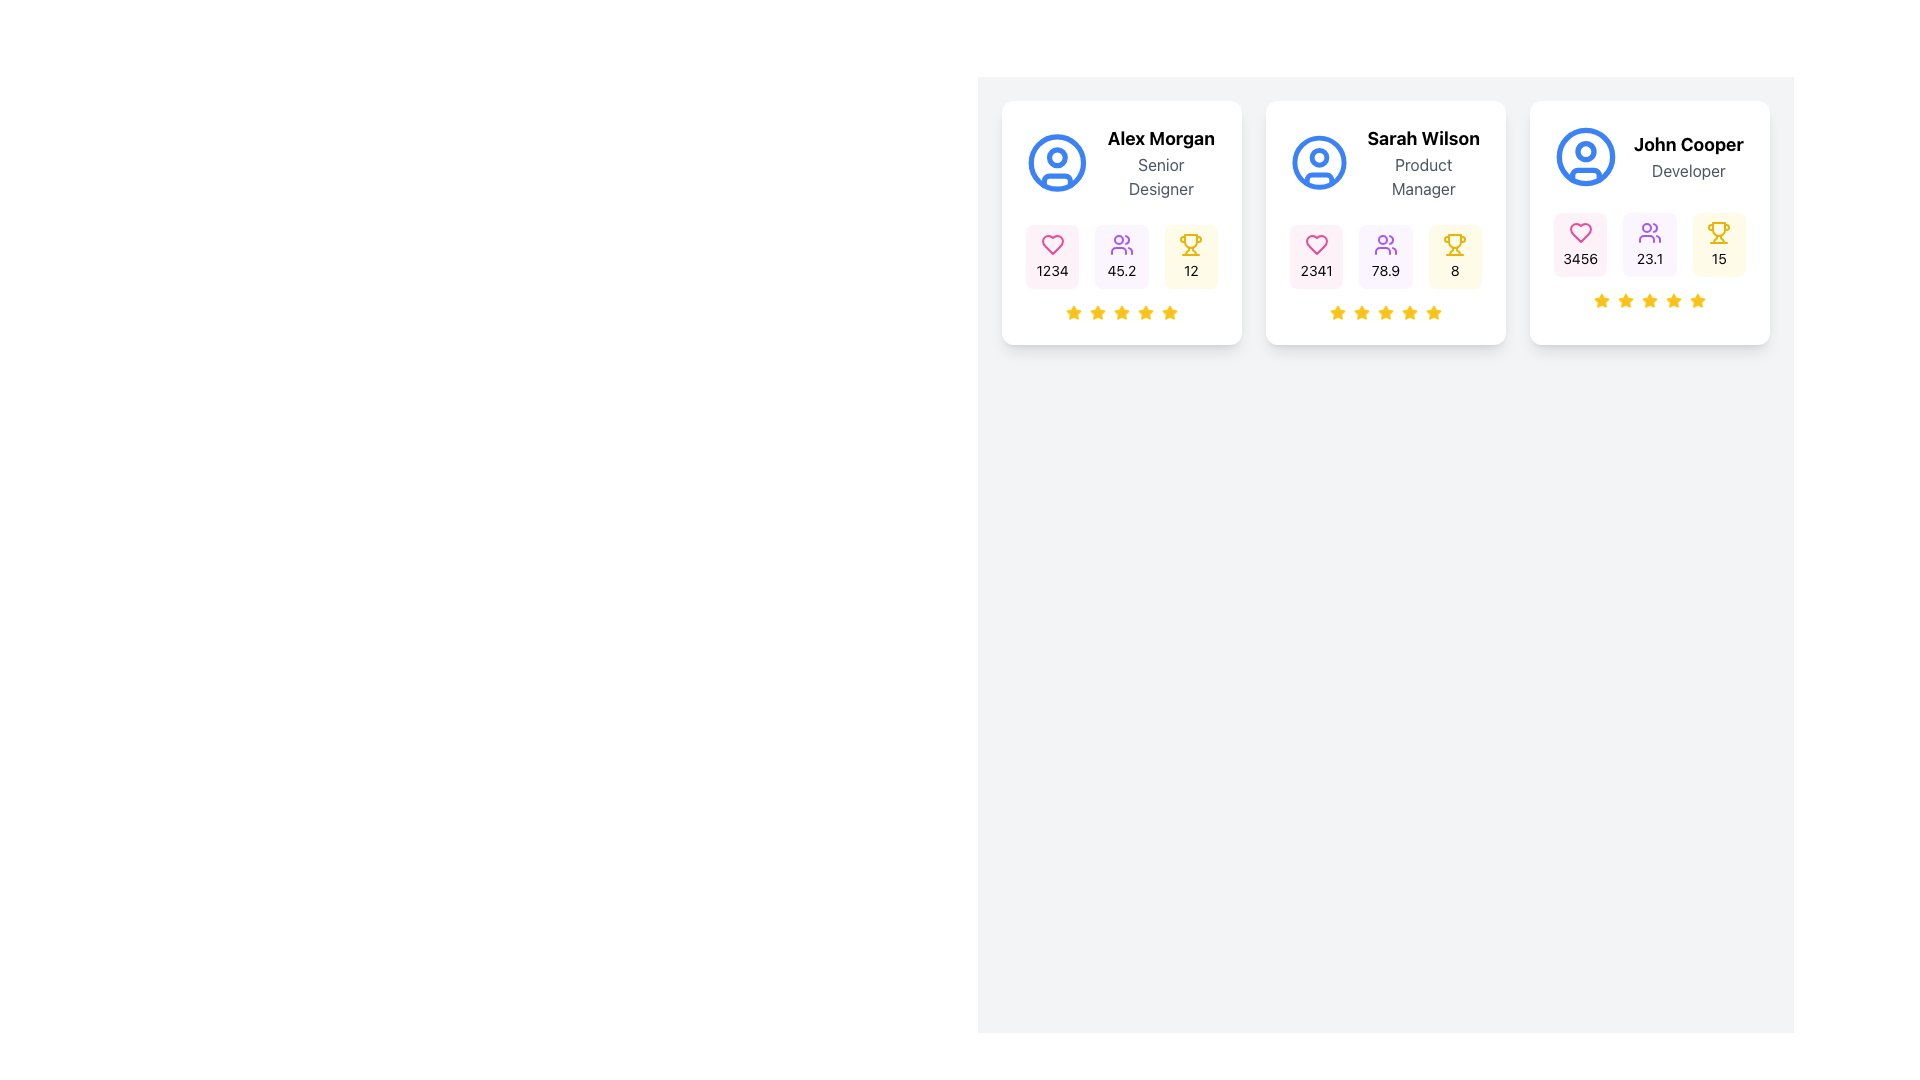 This screenshot has height=1080, width=1920. What do you see at coordinates (1578, 231) in the screenshot?
I see `the heart icon located in the top-left corner of John Cooper's card` at bounding box center [1578, 231].